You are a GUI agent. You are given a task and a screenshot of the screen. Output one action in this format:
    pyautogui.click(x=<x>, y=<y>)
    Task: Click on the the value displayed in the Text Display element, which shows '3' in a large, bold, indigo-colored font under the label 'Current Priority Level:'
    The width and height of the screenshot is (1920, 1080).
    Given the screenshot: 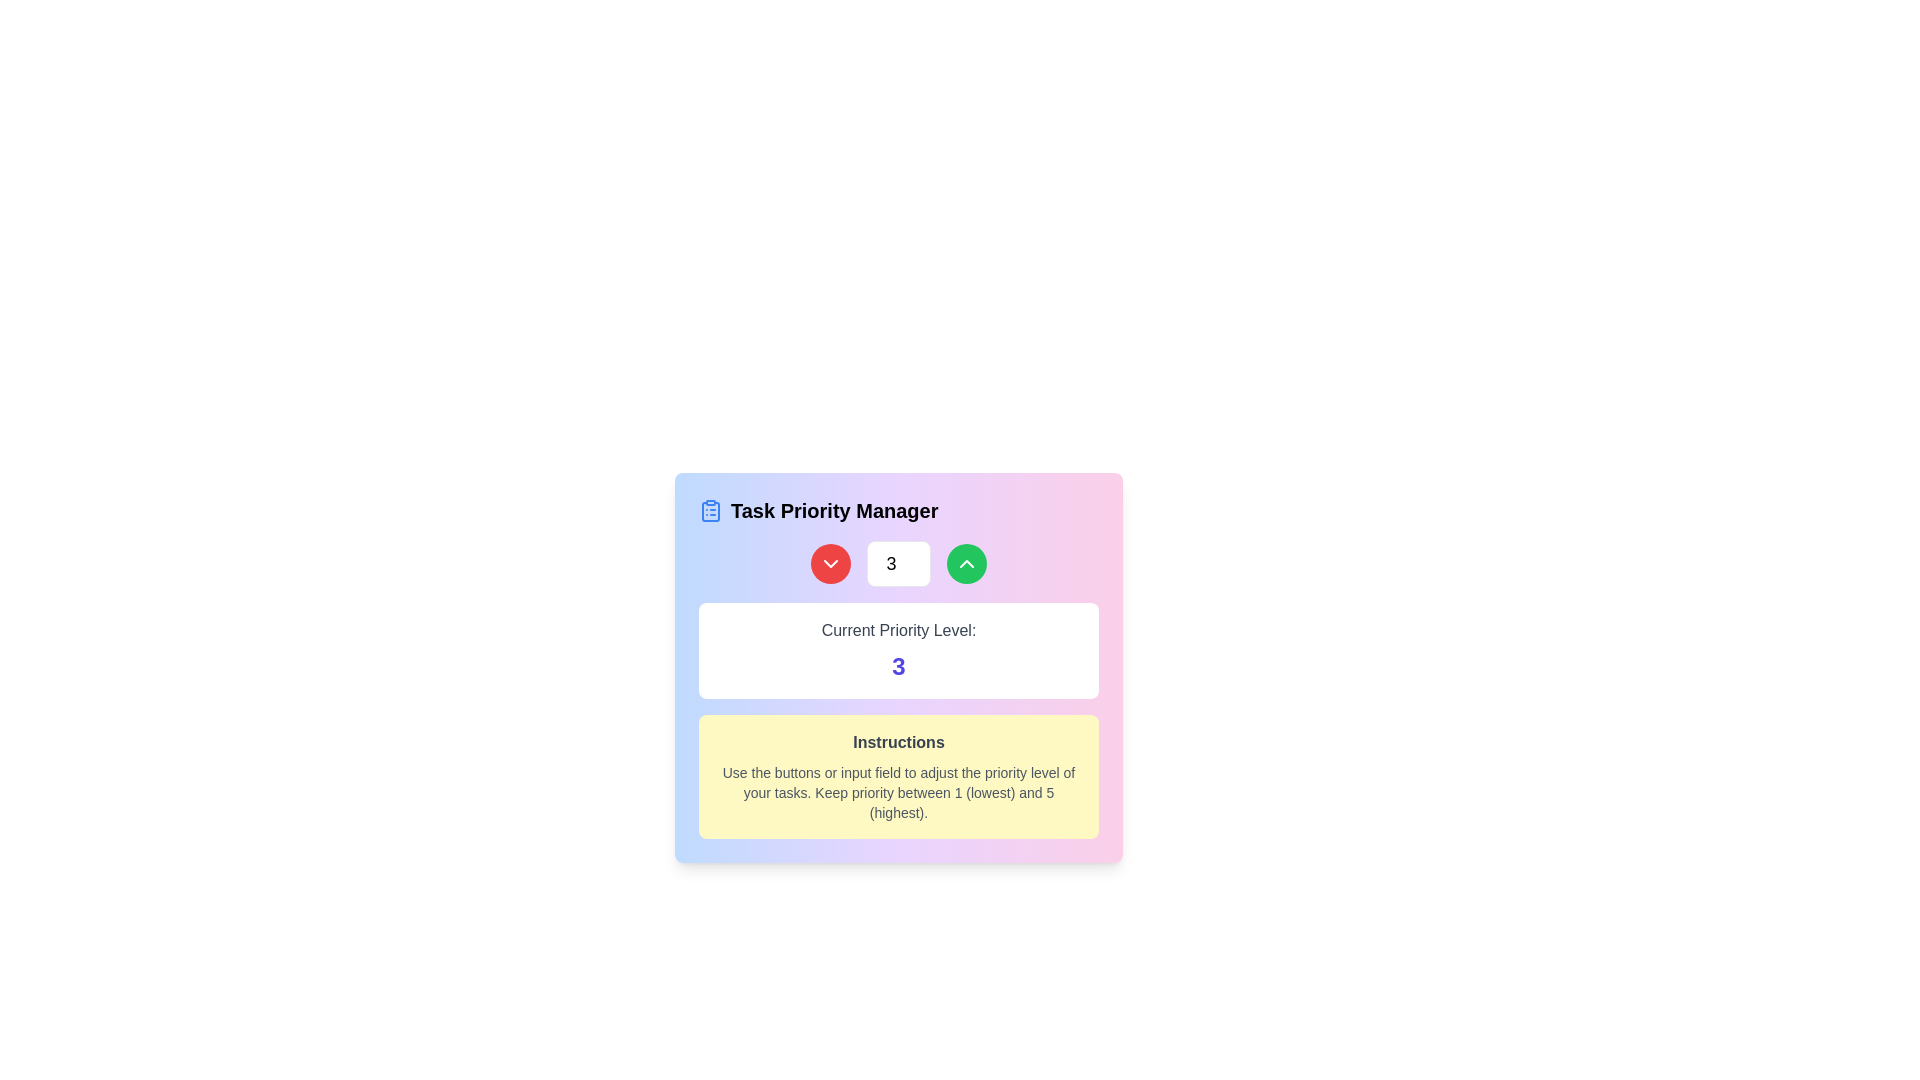 What is the action you would take?
    pyautogui.click(x=897, y=651)
    